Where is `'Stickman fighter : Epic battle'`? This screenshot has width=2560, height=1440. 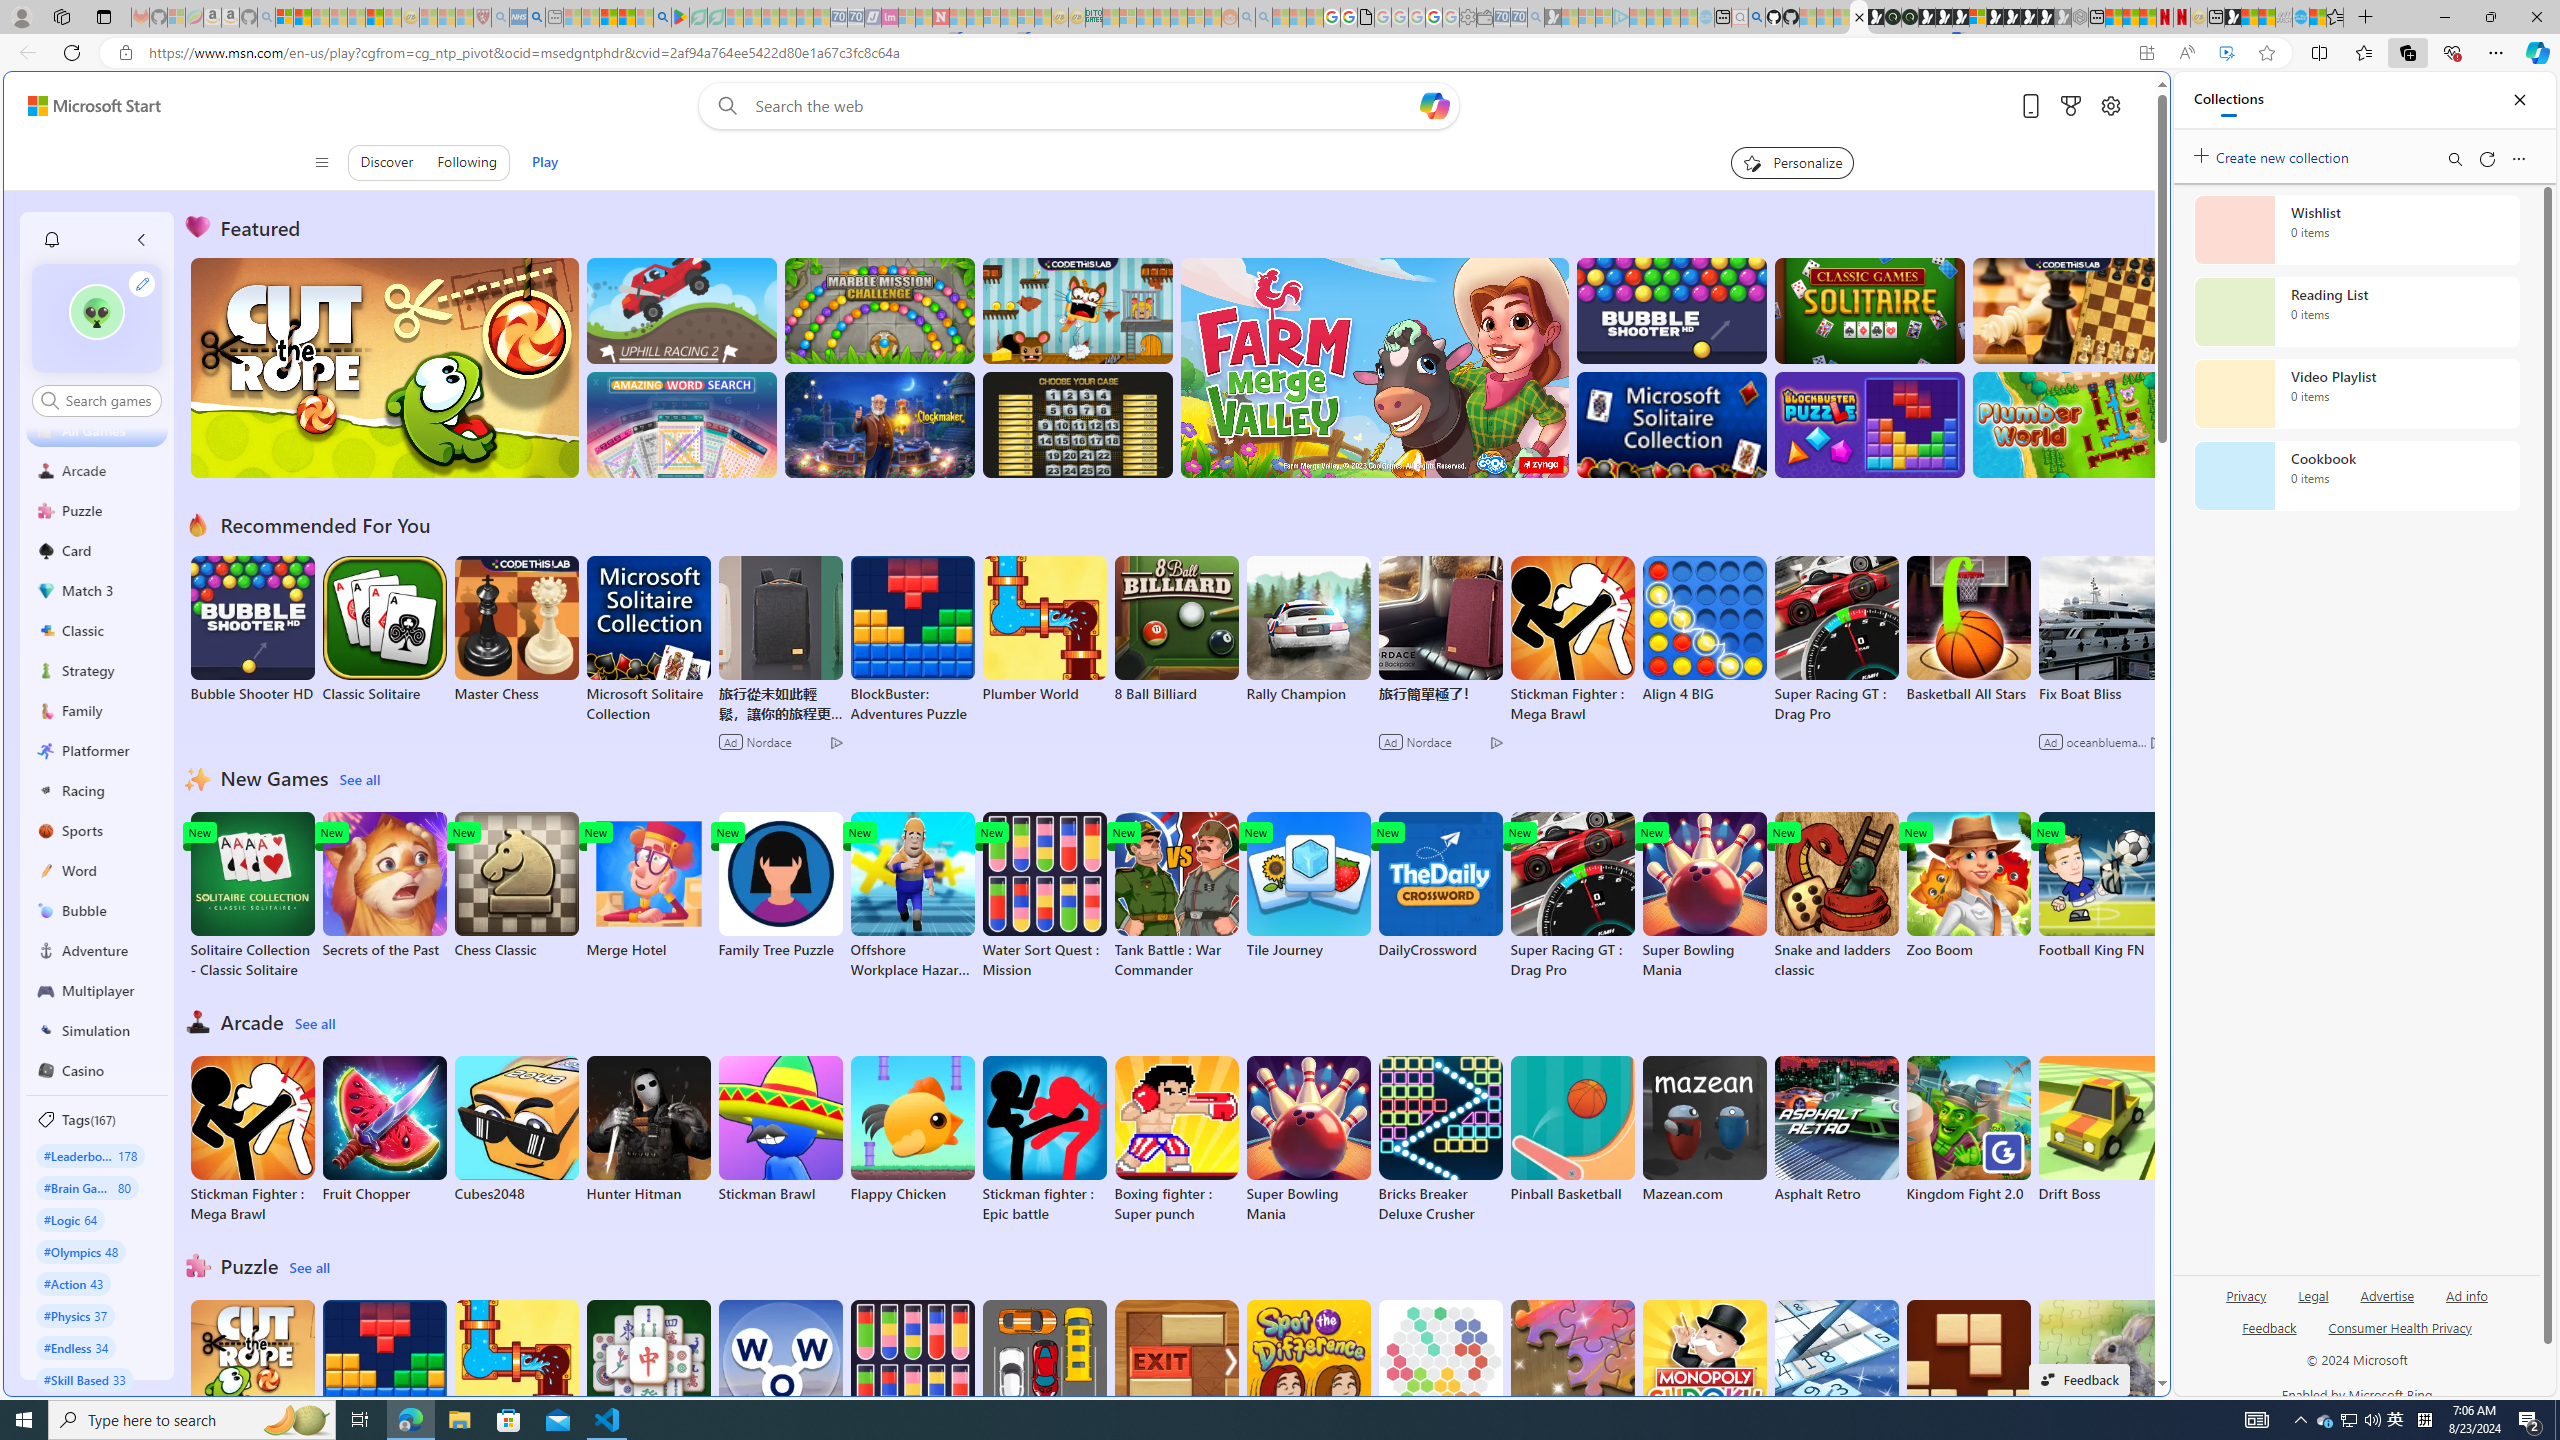
'Stickman fighter : Epic battle' is located at coordinates (1043, 1138).